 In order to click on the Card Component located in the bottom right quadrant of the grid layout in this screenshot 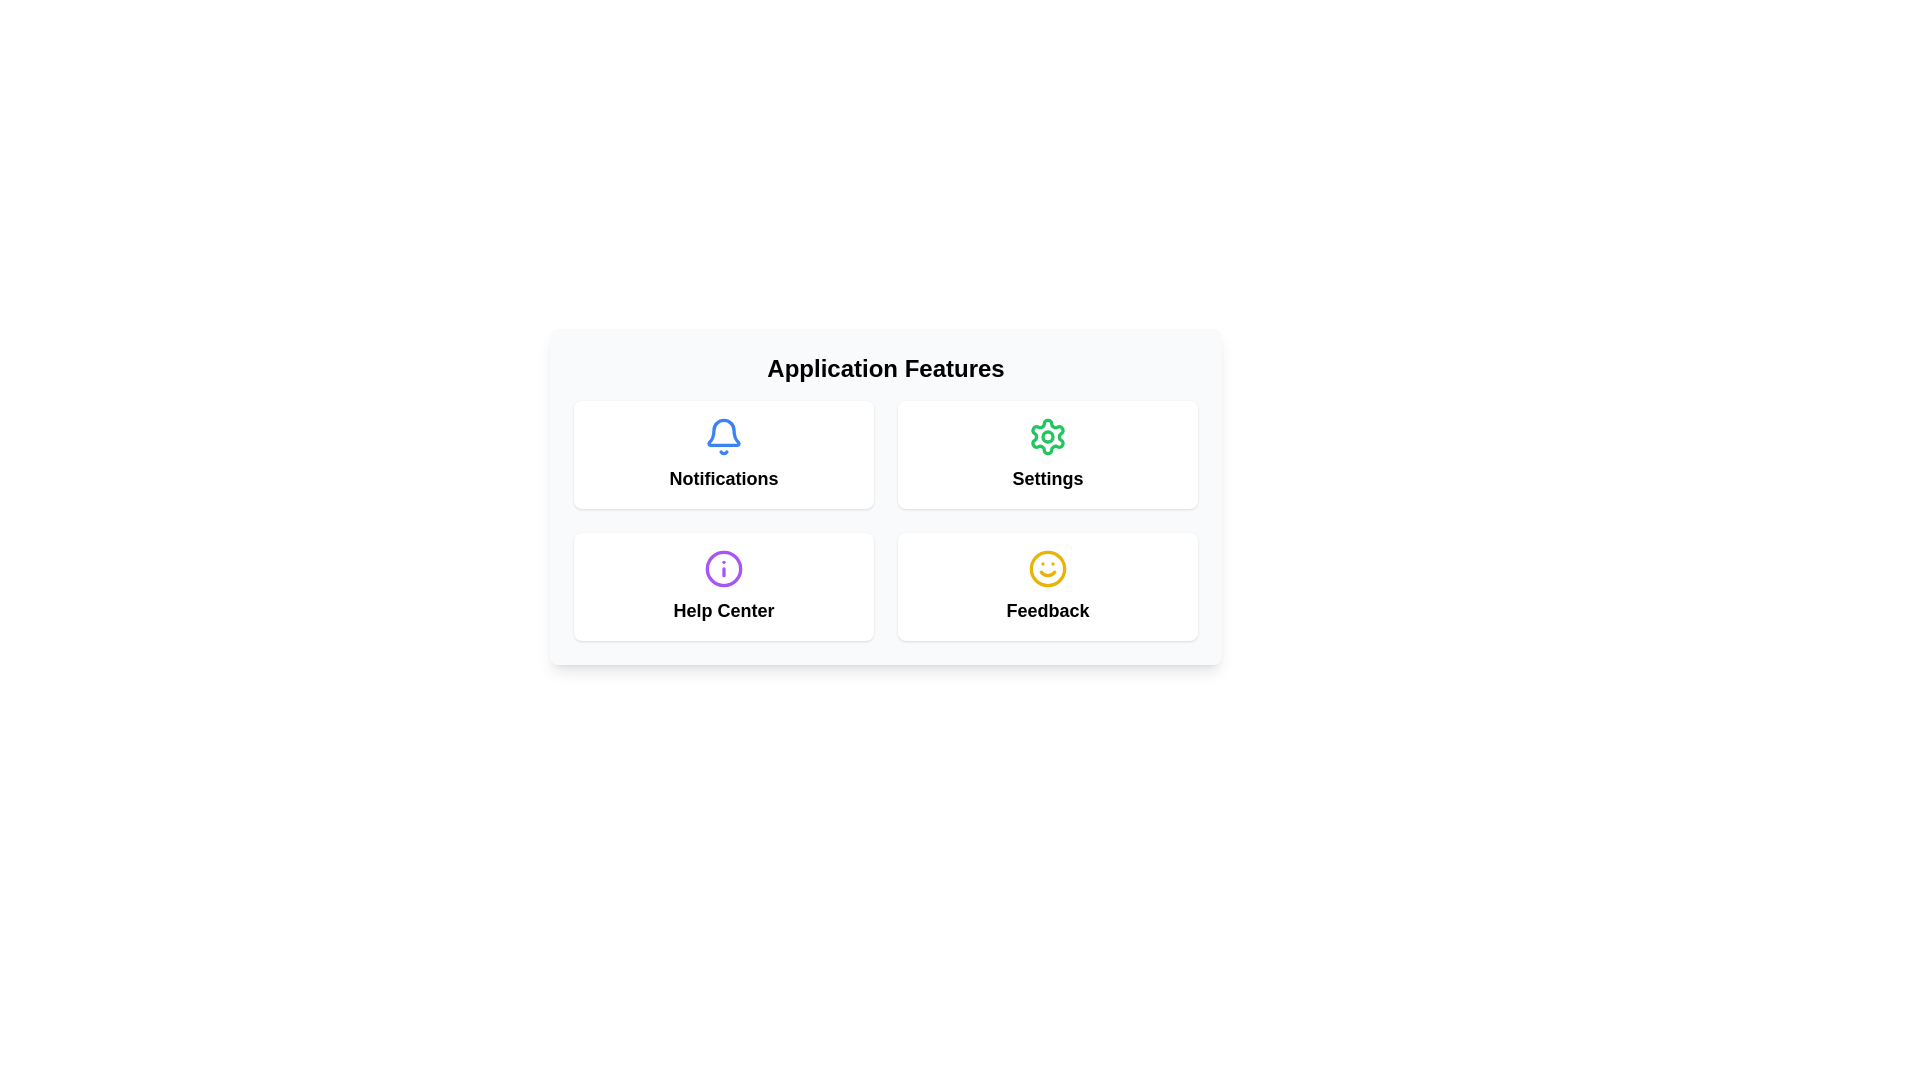, I will do `click(1046, 585)`.